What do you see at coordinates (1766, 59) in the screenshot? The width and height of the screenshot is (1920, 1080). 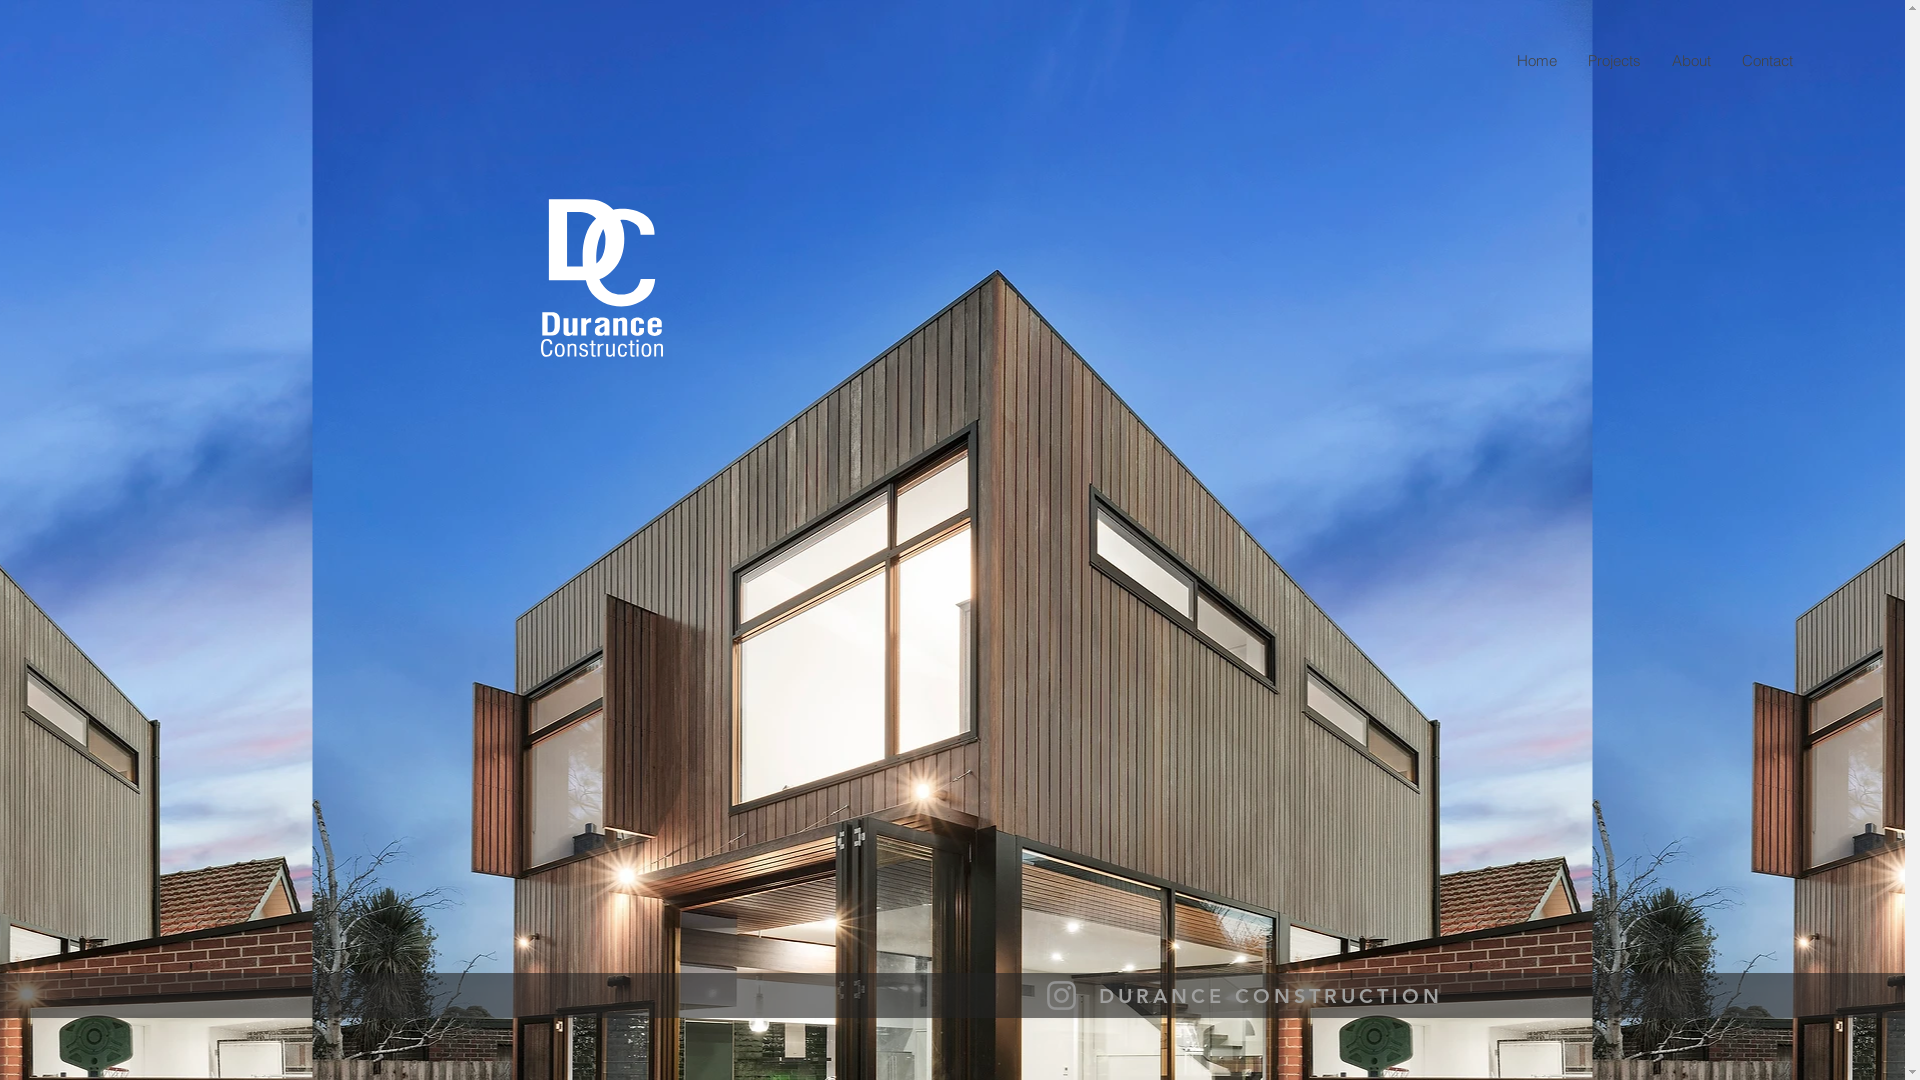 I see `'Contact'` at bounding box center [1766, 59].